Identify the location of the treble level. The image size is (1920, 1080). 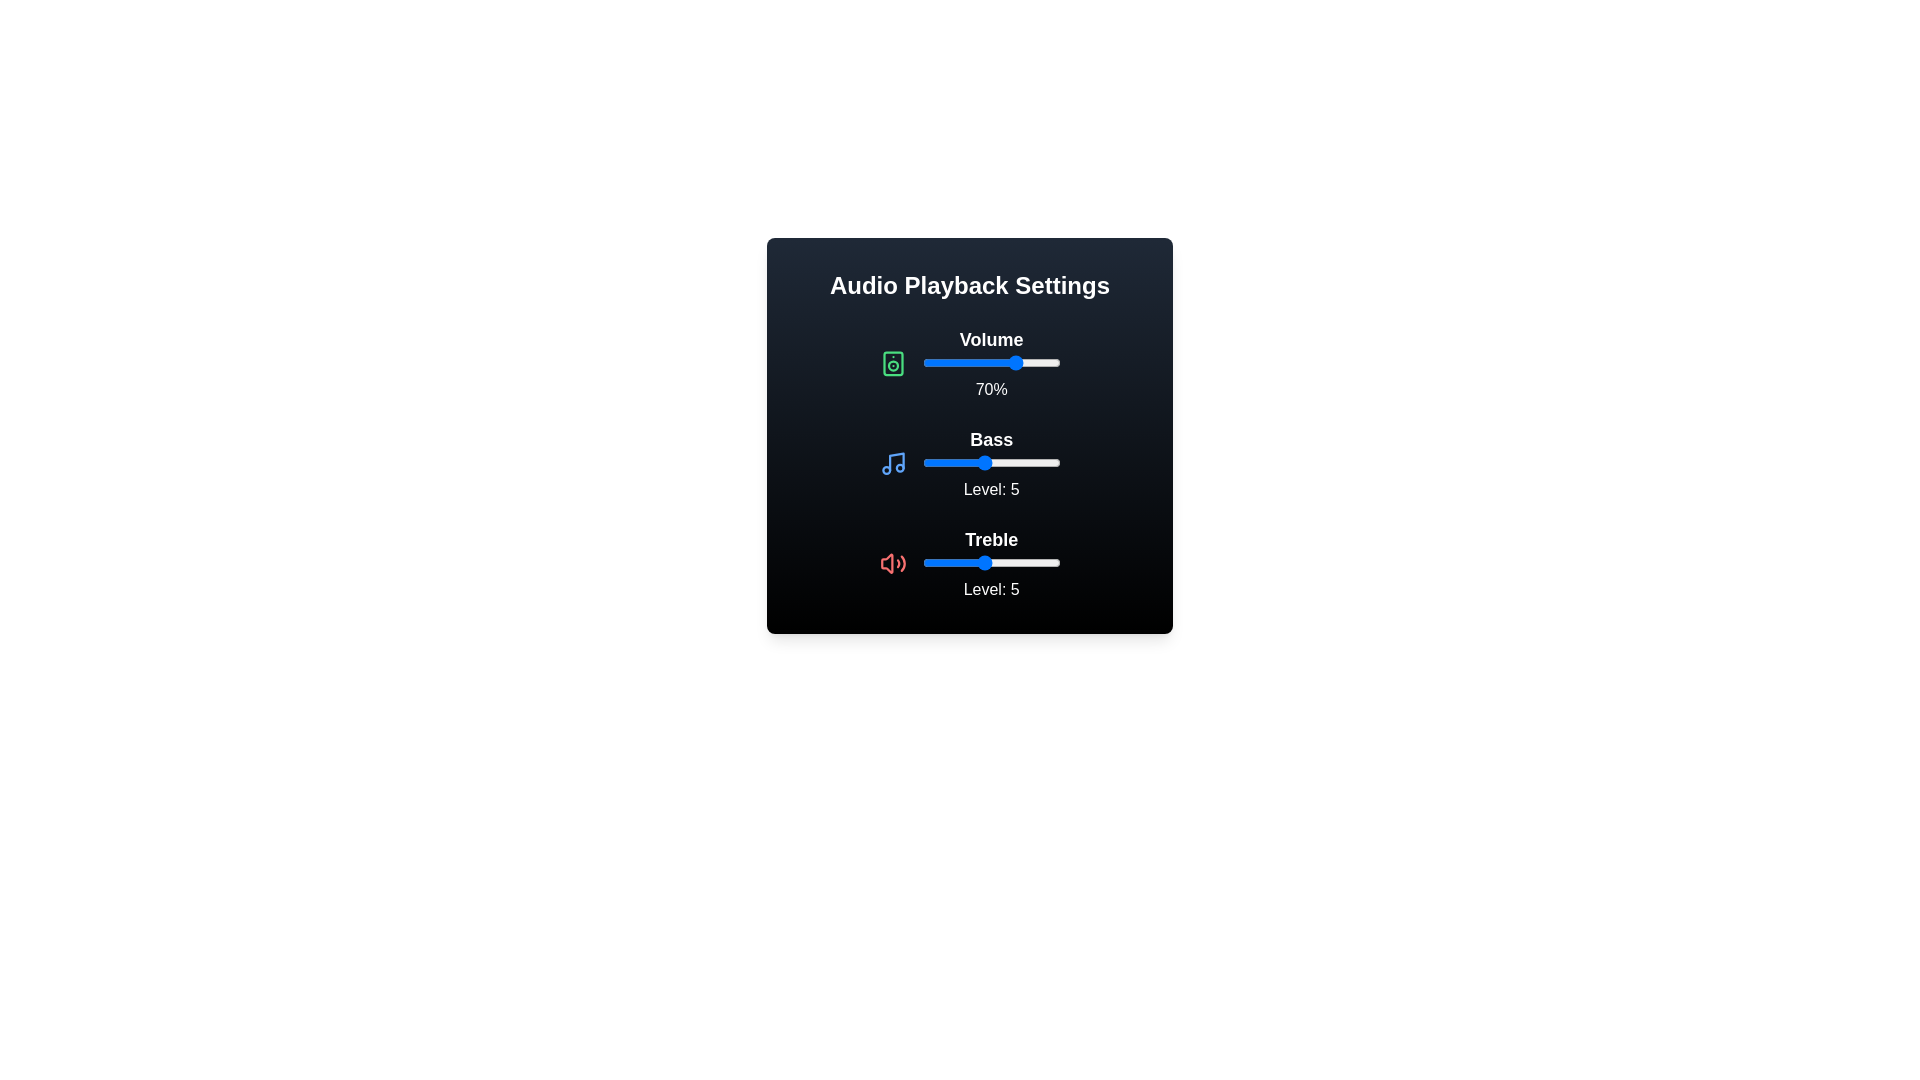
(968, 563).